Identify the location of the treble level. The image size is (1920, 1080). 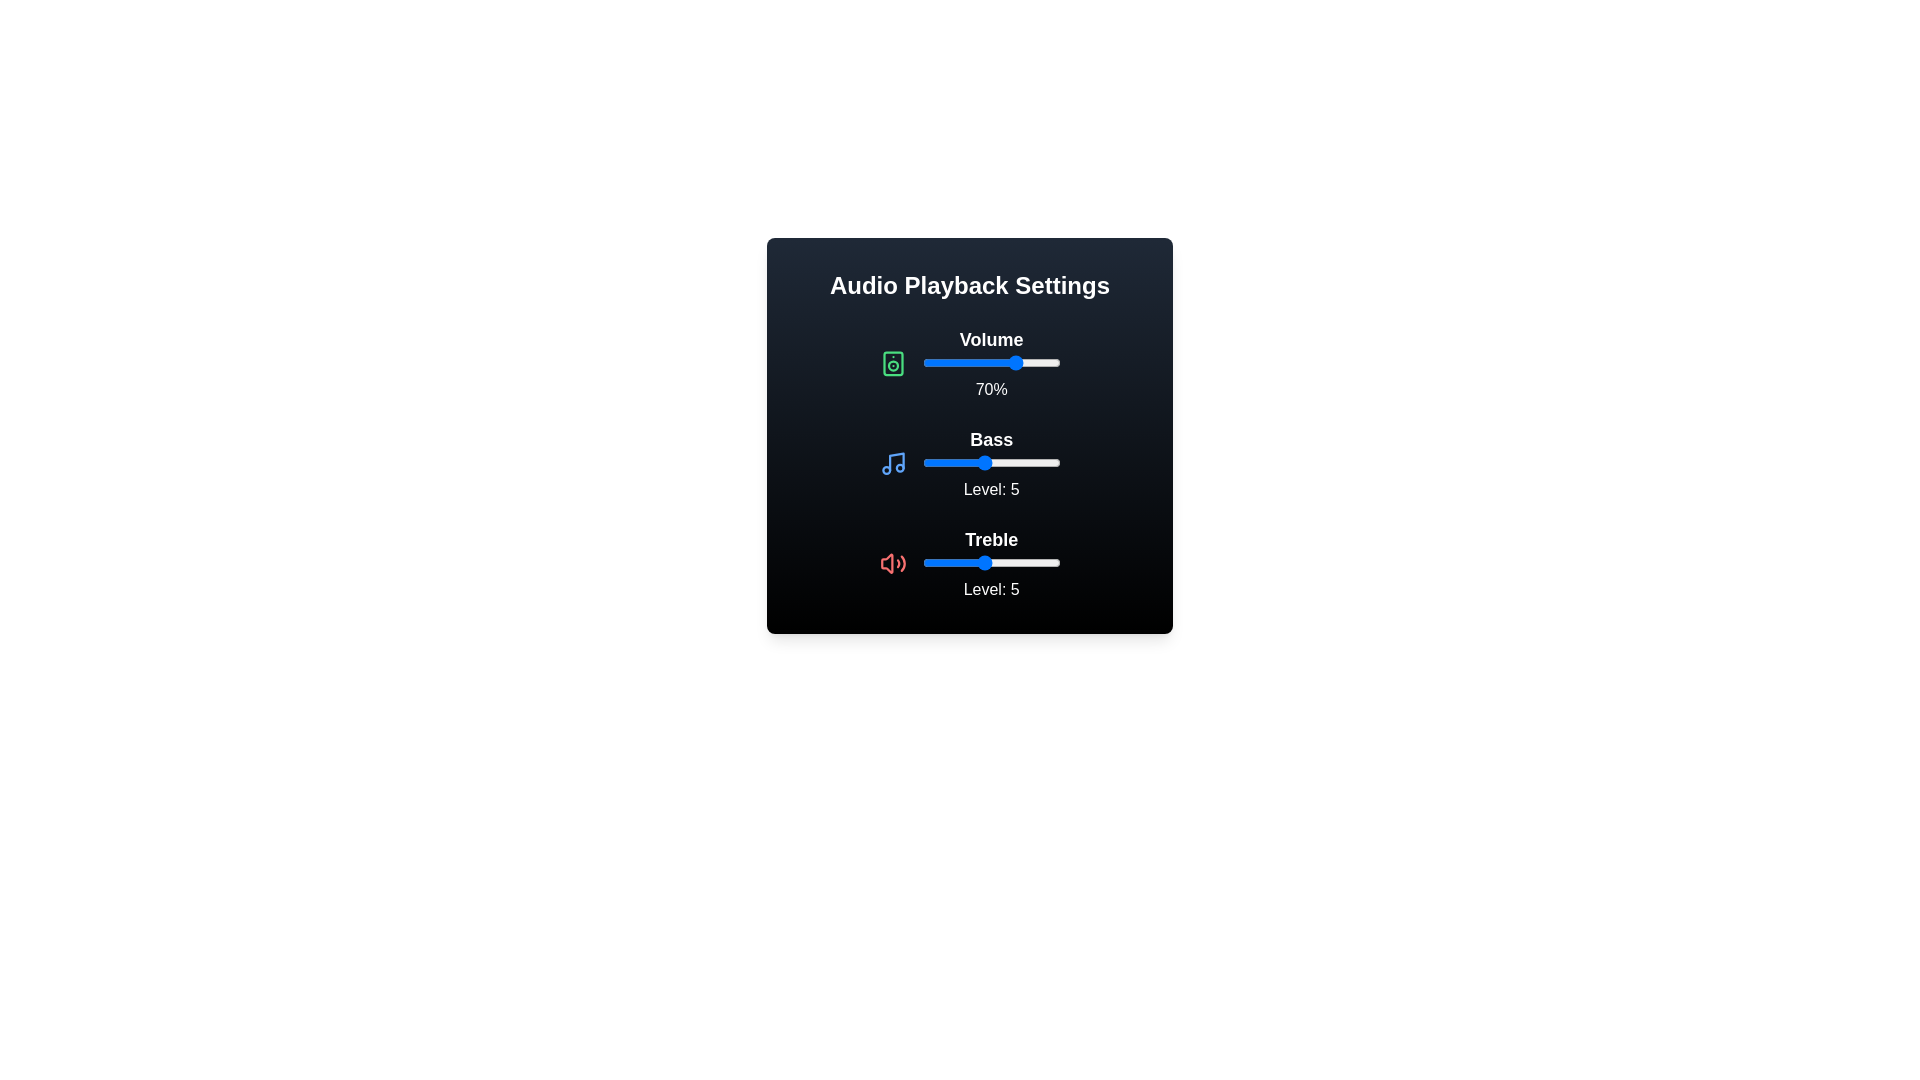
(968, 563).